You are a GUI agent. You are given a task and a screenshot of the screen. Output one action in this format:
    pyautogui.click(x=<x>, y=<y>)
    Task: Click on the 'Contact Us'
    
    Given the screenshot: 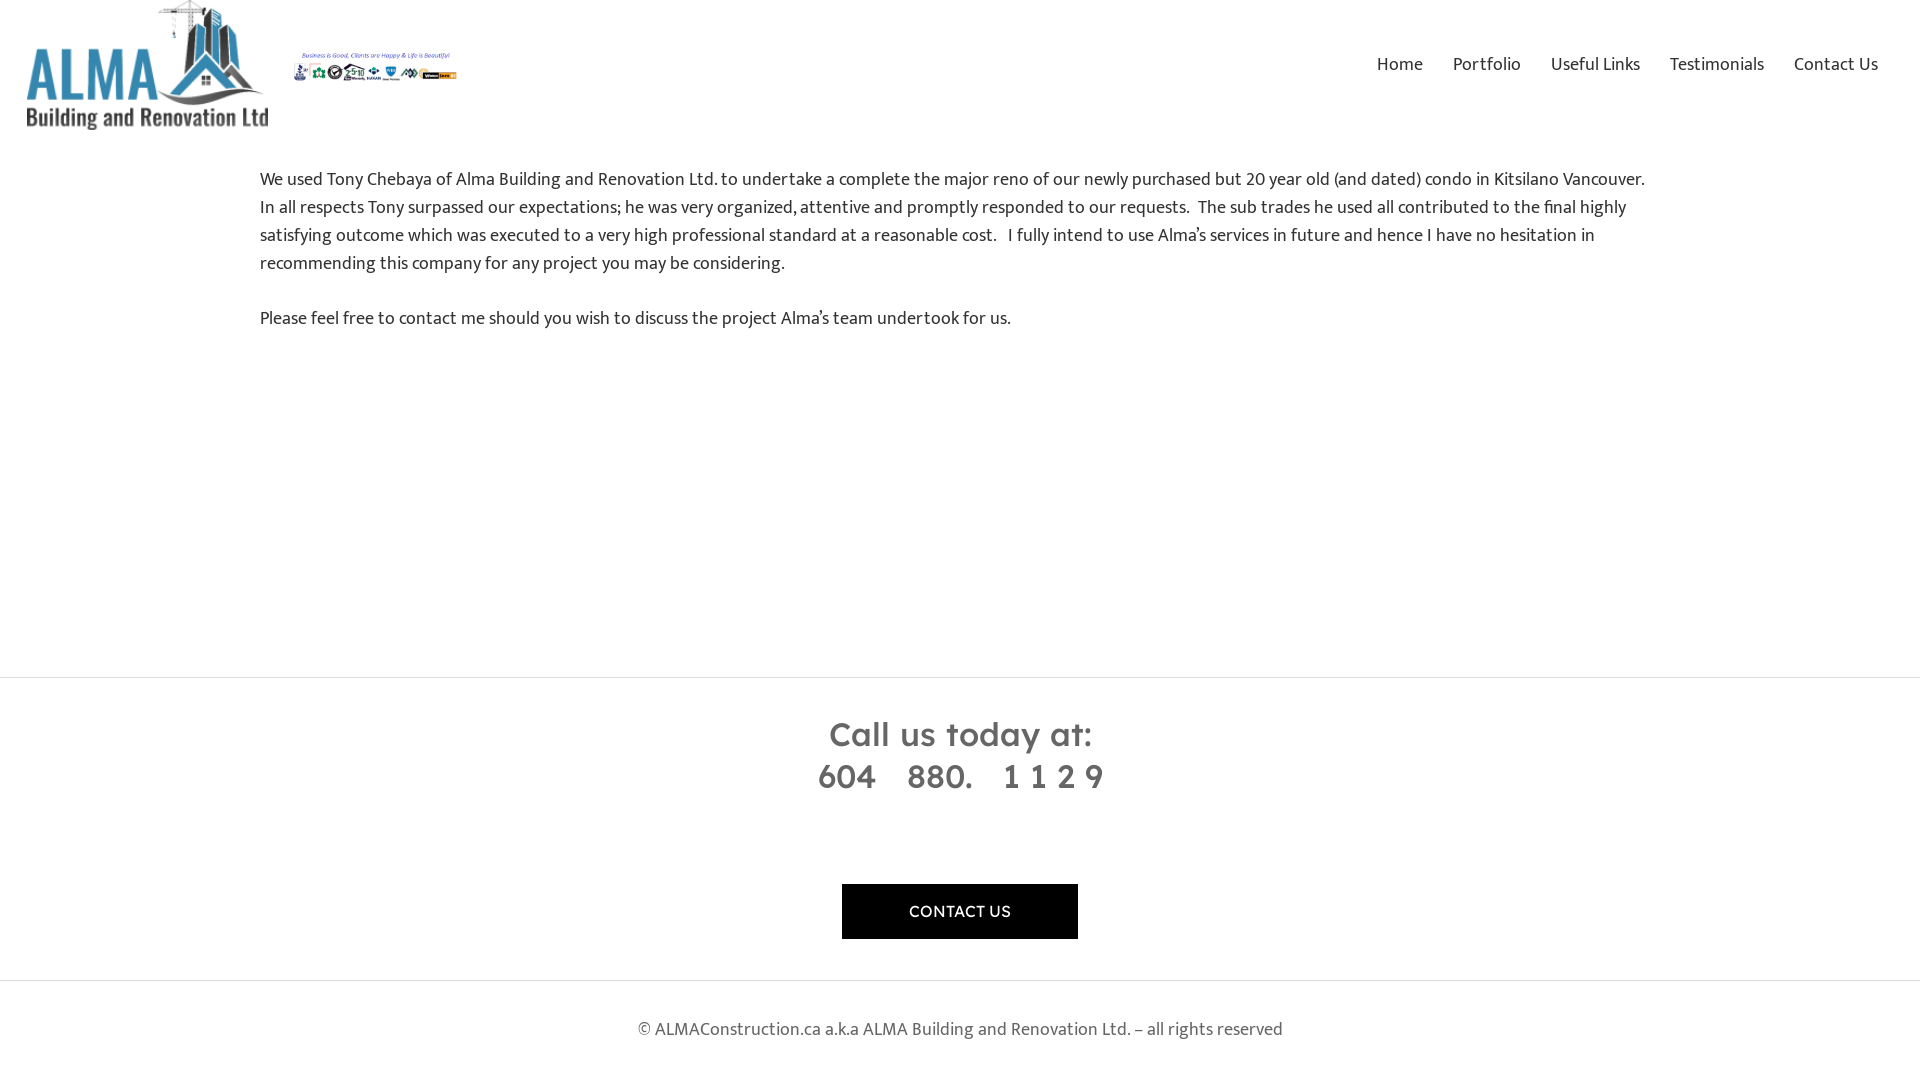 What is the action you would take?
    pyautogui.click(x=1836, y=64)
    